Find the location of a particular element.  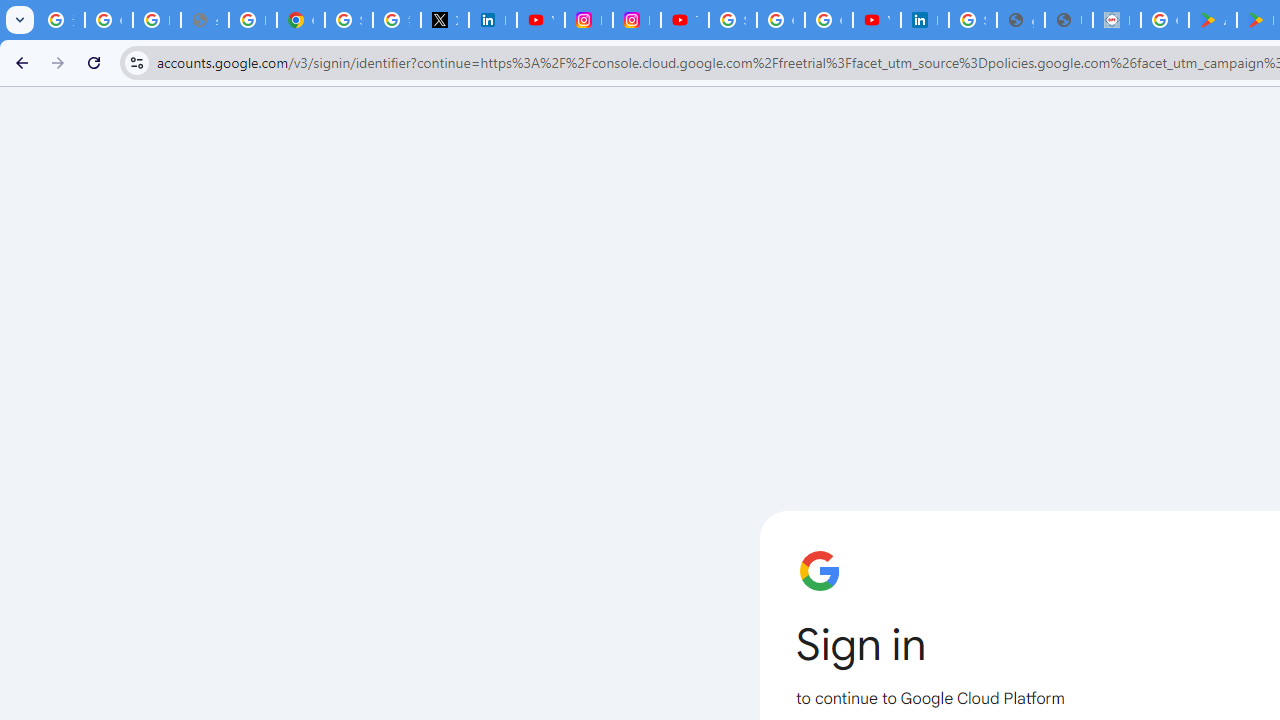

'Data Privacy Framework' is located at coordinates (1115, 20).